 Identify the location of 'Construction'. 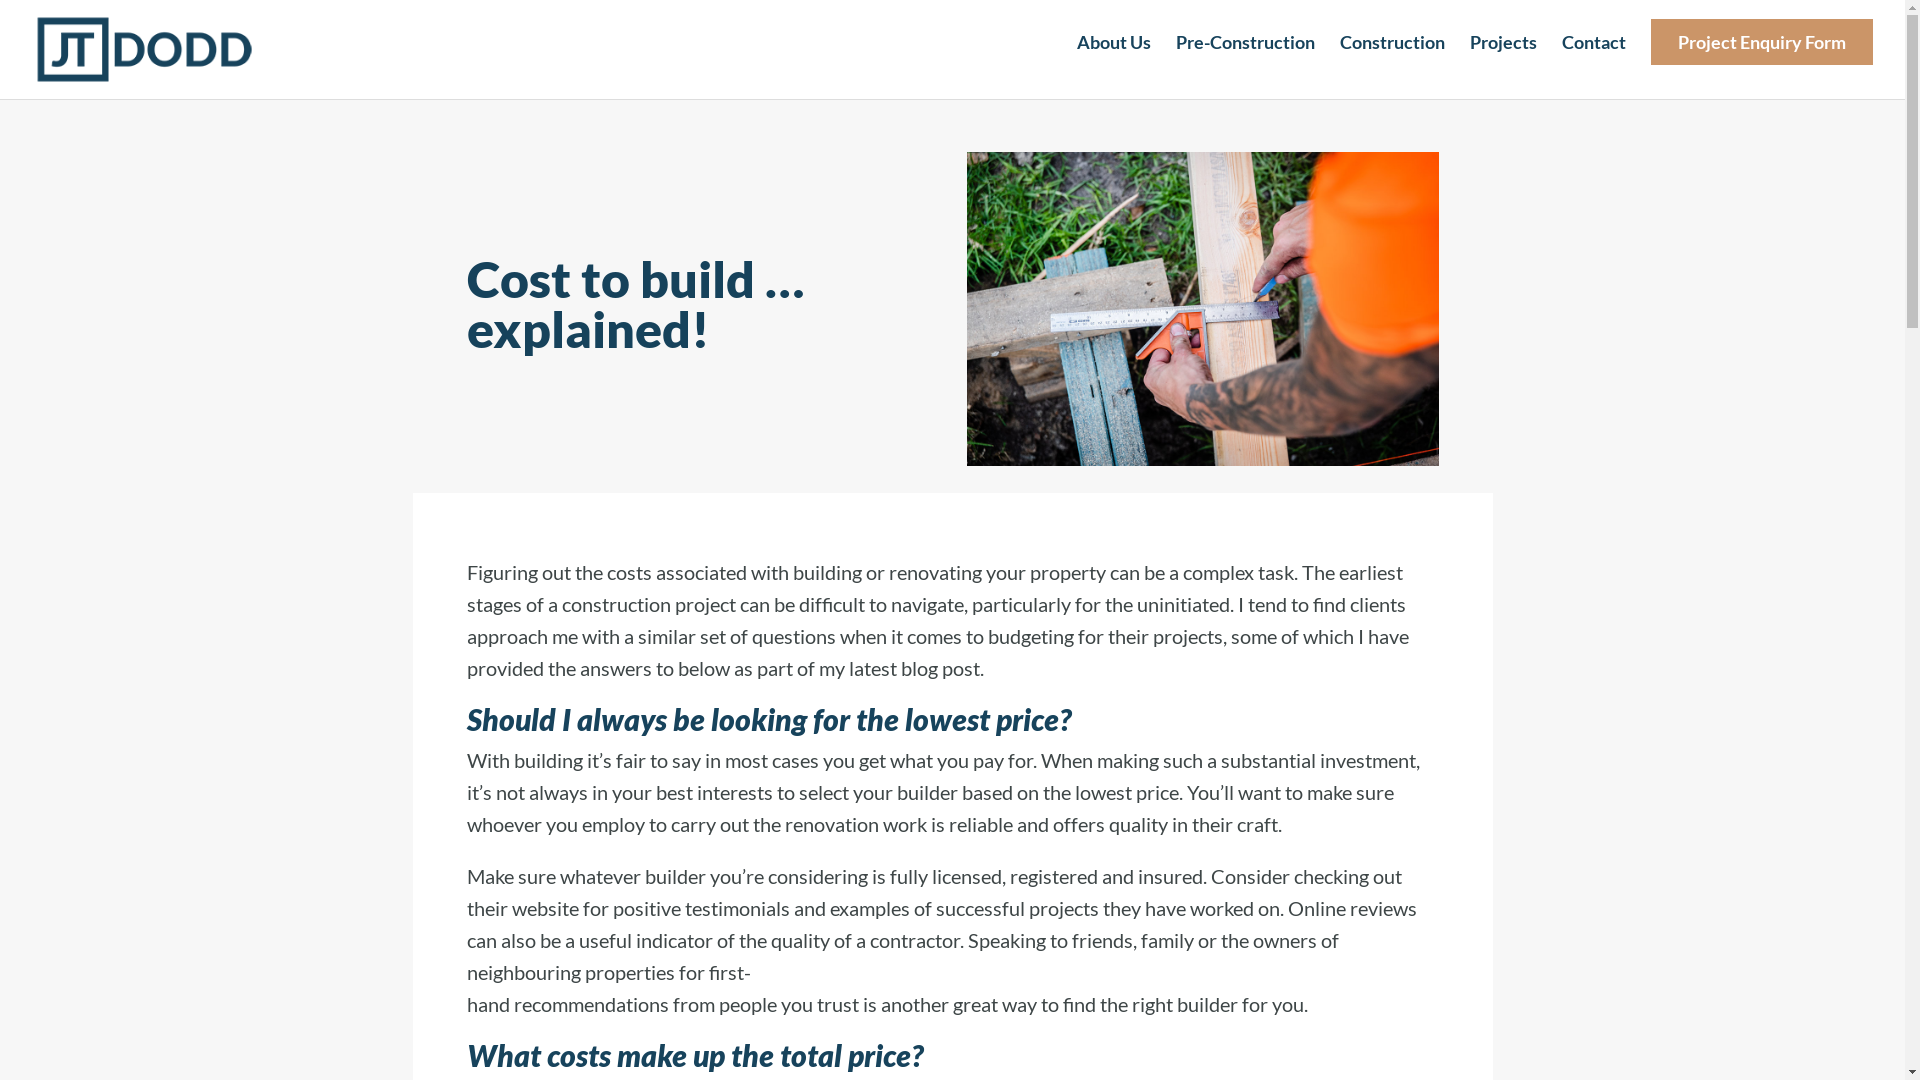
(1391, 58).